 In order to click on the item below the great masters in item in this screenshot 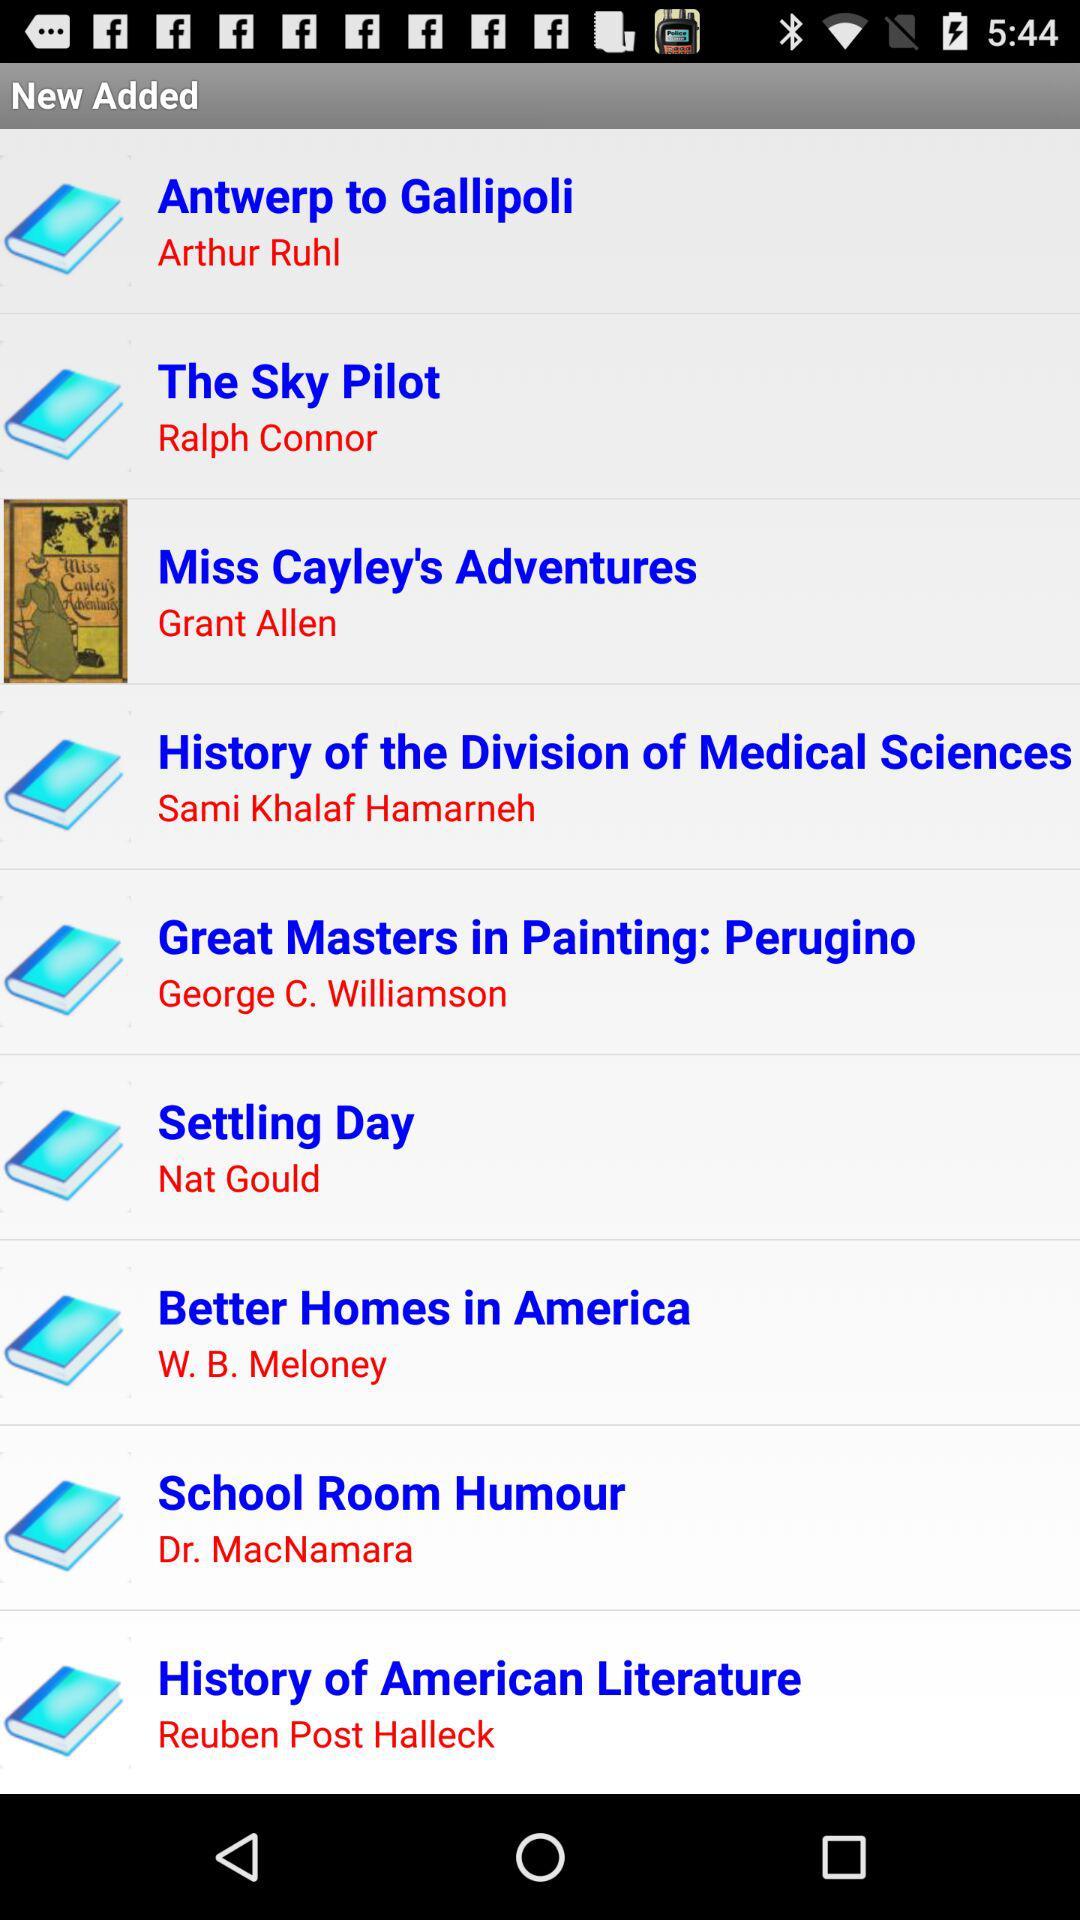, I will do `click(331, 993)`.